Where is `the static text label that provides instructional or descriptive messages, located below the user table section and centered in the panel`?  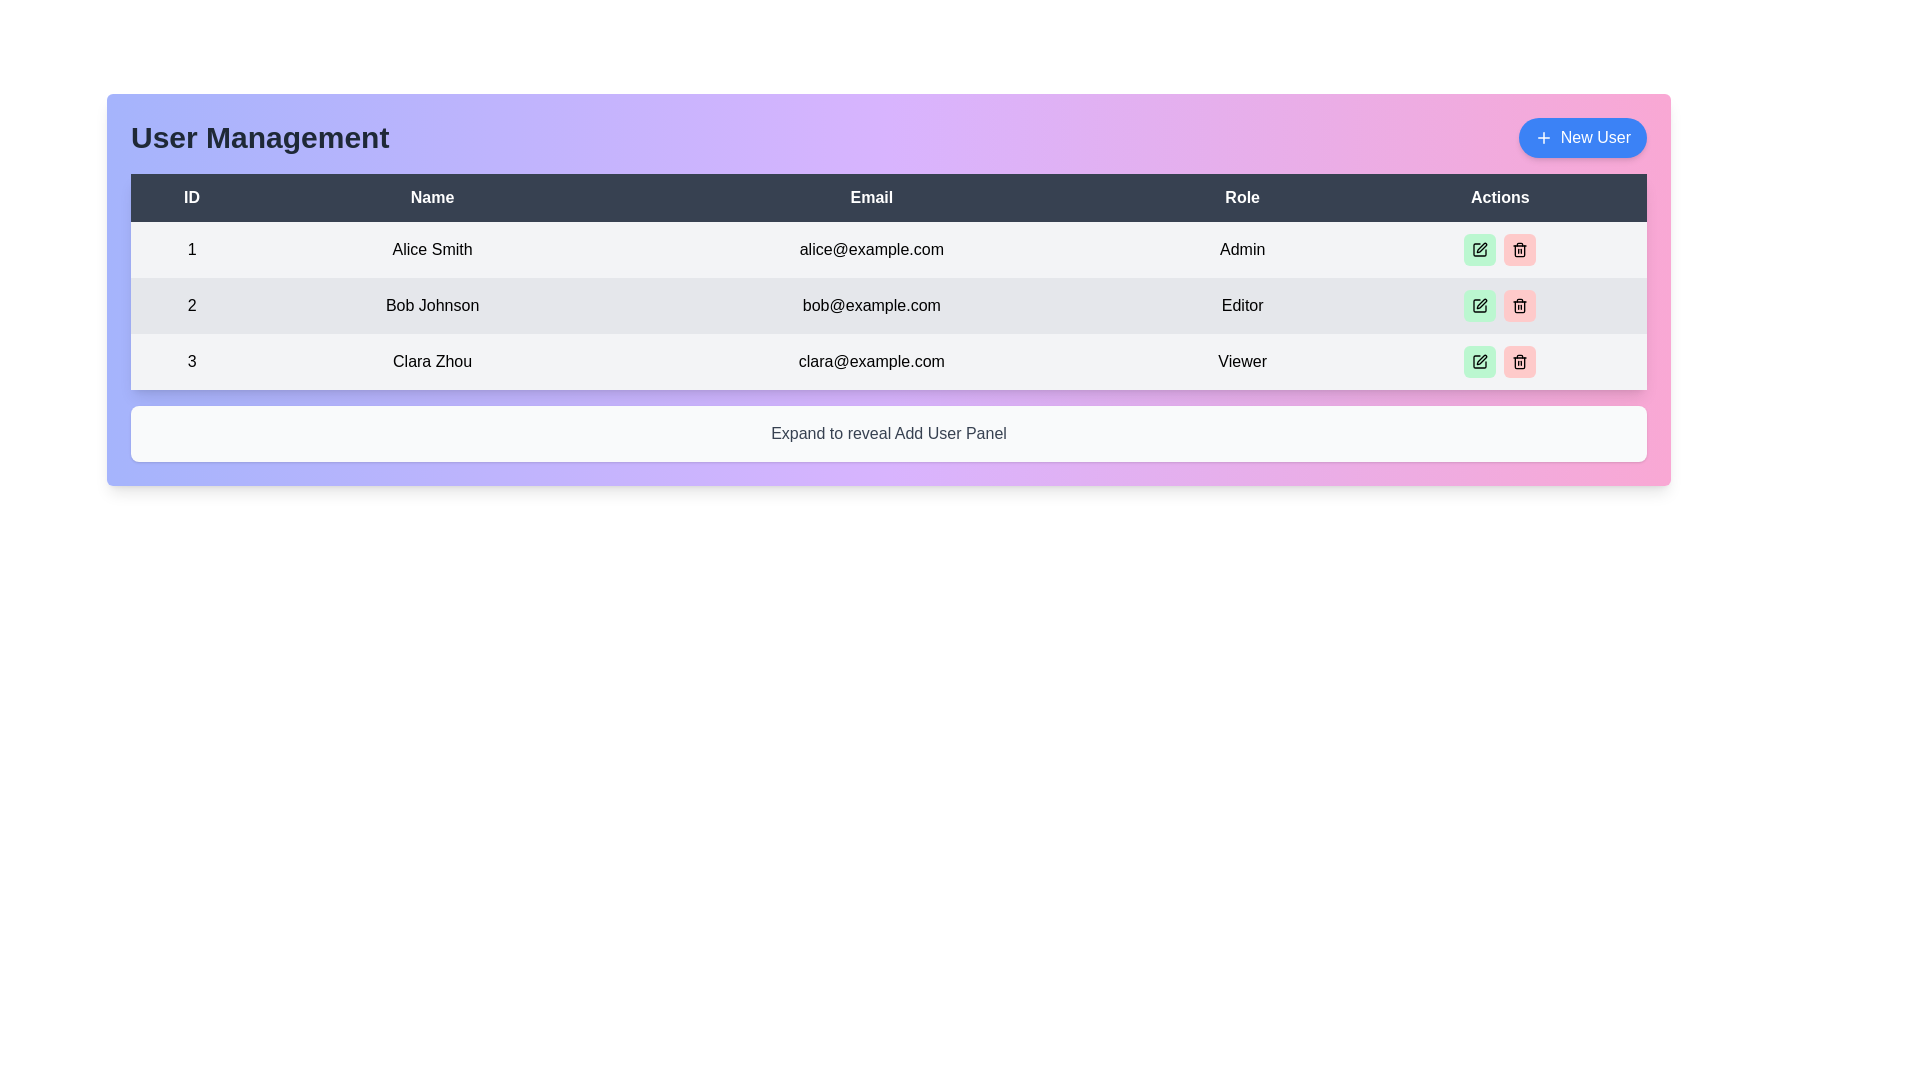
the static text label that provides instructional or descriptive messages, located below the user table section and centered in the panel is located at coordinates (887, 433).